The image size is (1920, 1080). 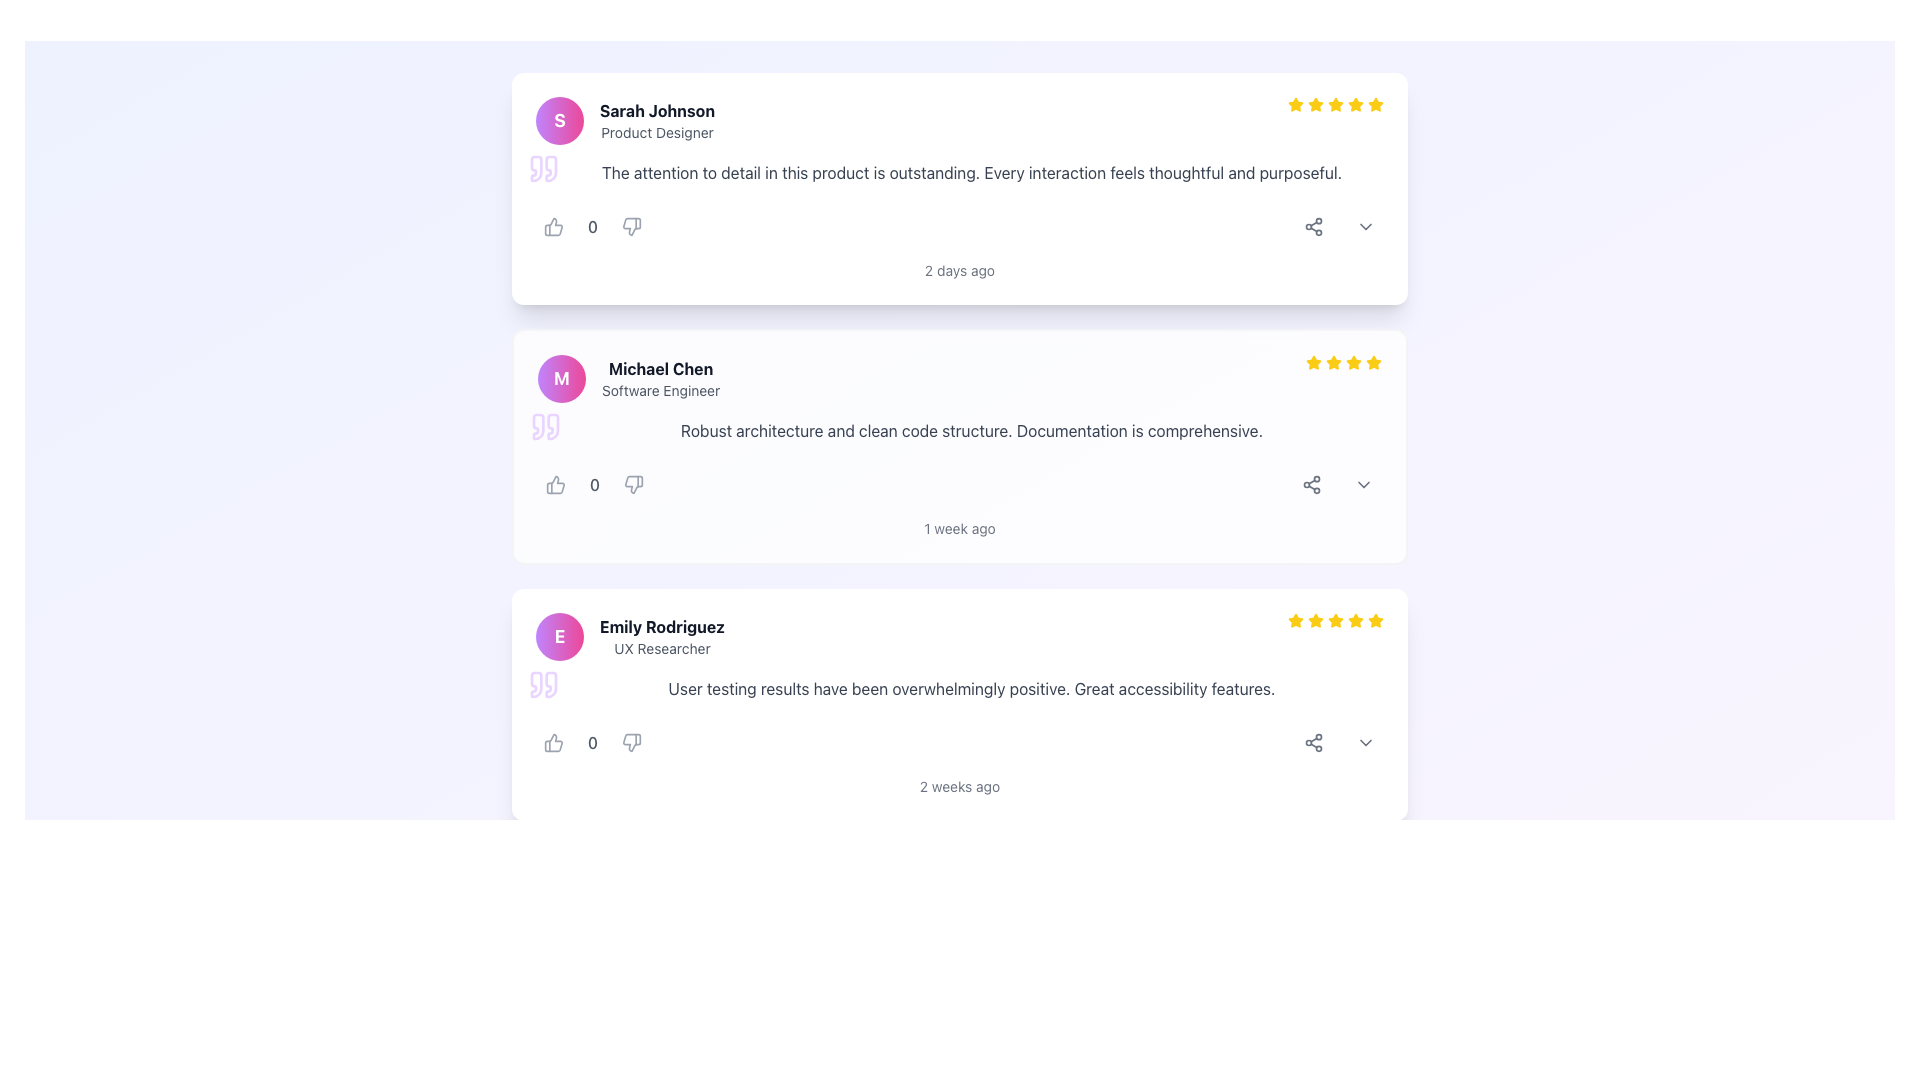 What do you see at coordinates (1315, 620) in the screenshot?
I see `the third star in the rating component for the review of 'Emily Rodriguez', which visually represents a full 5-star rating` at bounding box center [1315, 620].